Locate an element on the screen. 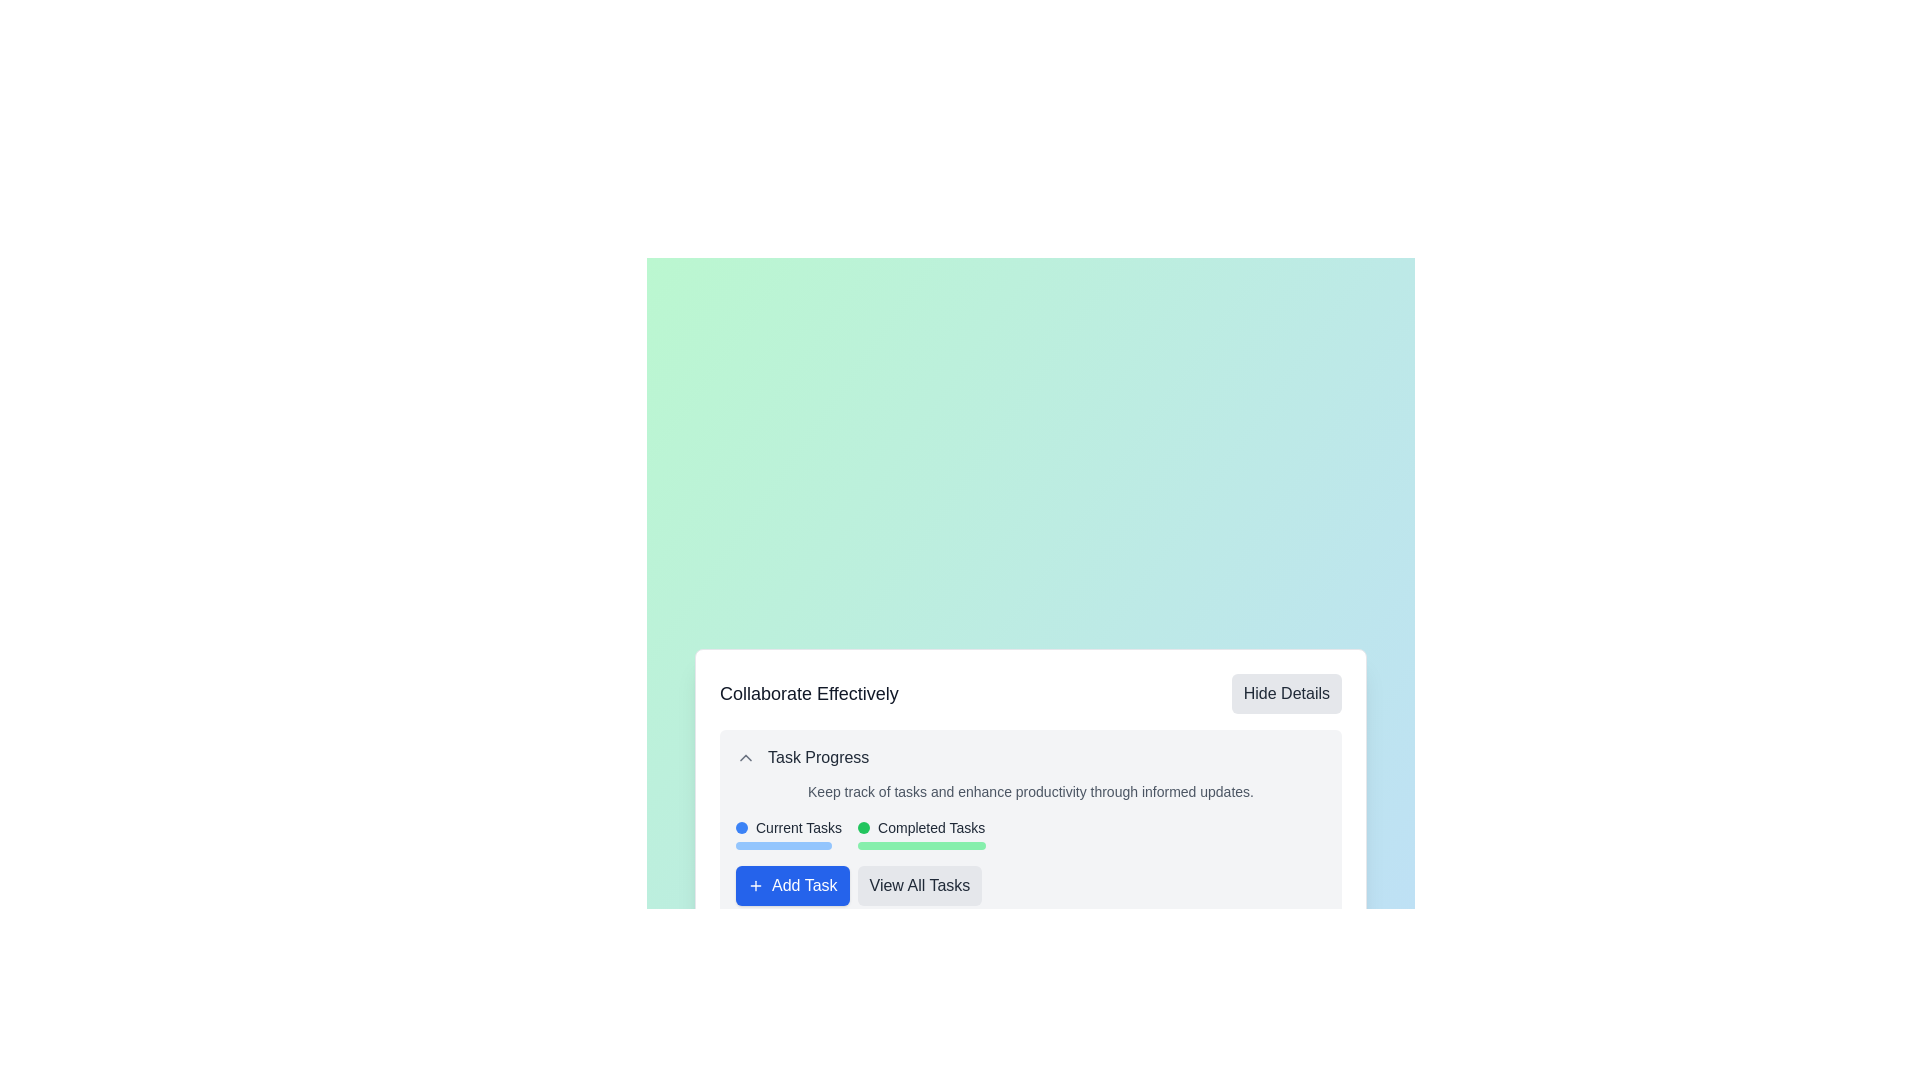 The width and height of the screenshot is (1920, 1080). the progress indicator represented by the text label and associated status indicator located directly to the right of the 'Current Tasks' element is located at coordinates (921, 833).